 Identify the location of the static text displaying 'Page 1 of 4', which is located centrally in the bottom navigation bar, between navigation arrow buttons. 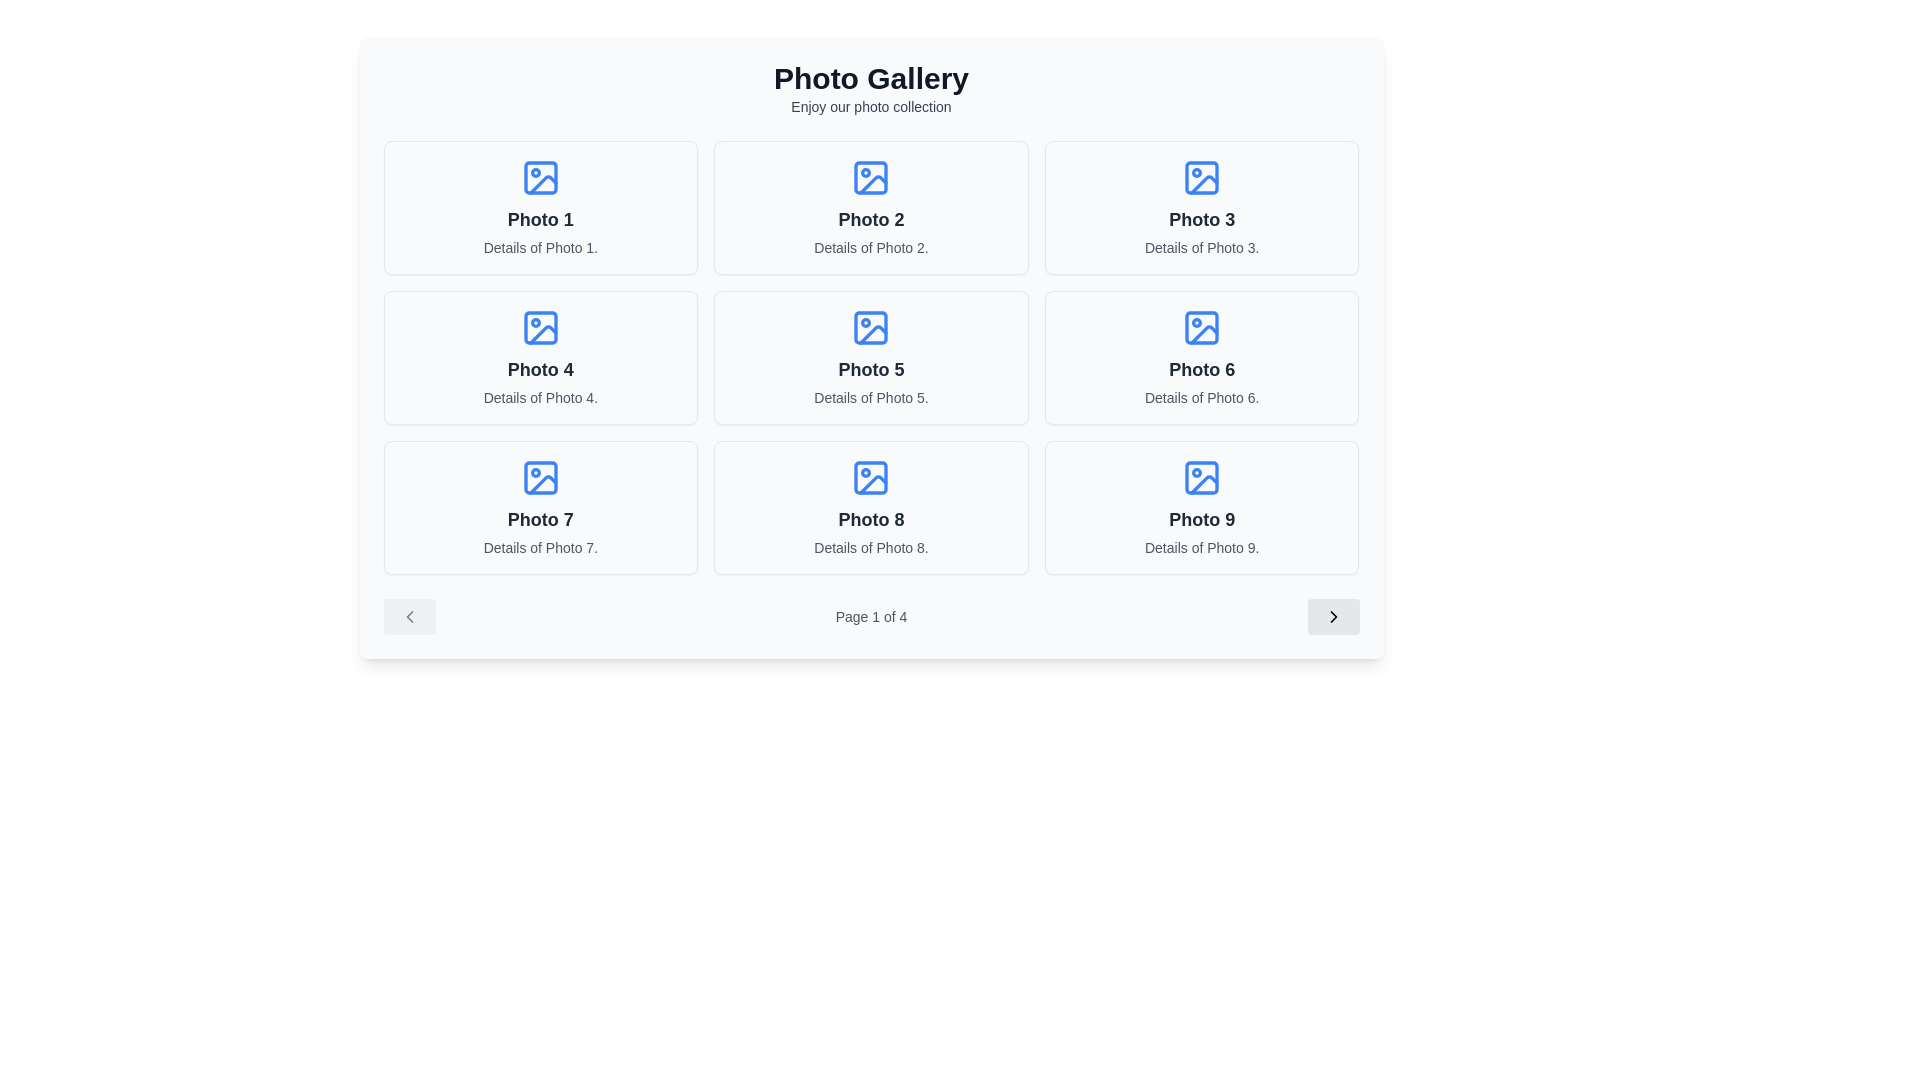
(871, 616).